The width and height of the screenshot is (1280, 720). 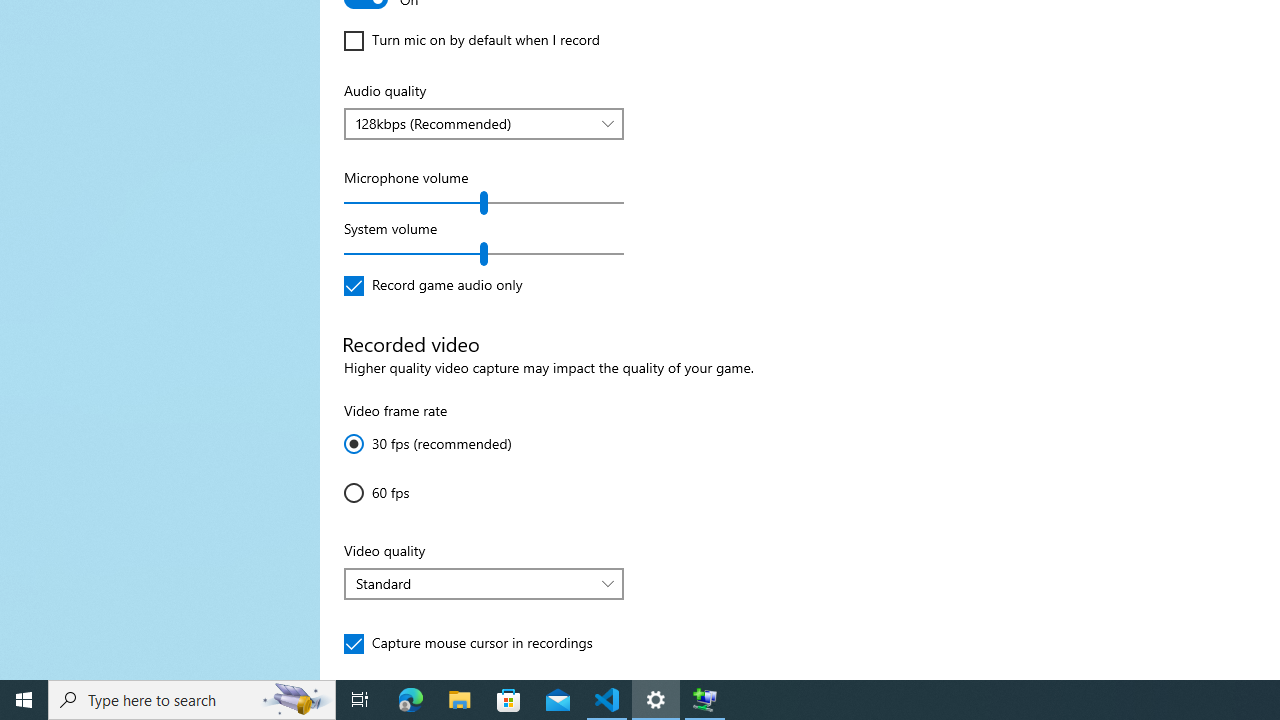 What do you see at coordinates (484, 123) in the screenshot?
I see `'Audio quality'` at bounding box center [484, 123].